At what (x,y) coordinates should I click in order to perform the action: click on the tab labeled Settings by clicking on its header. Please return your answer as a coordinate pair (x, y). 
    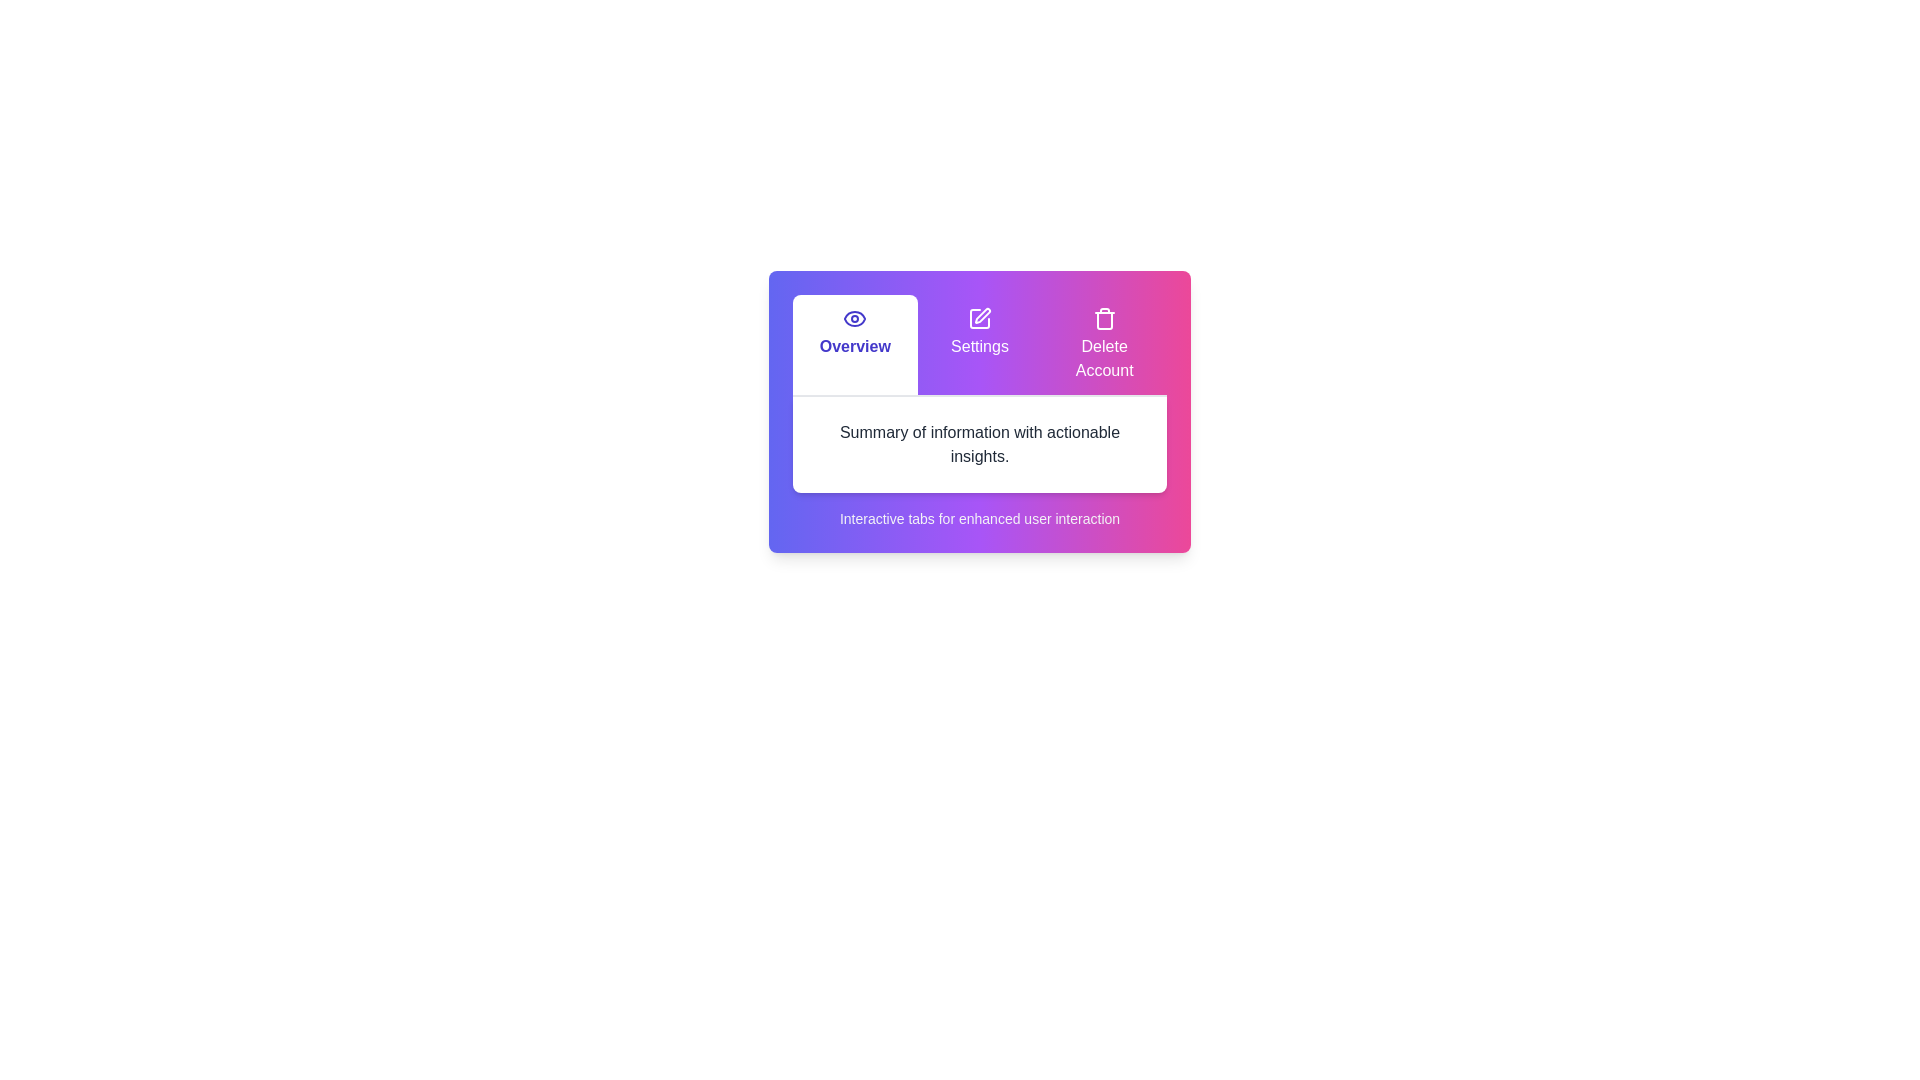
    Looking at the image, I should click on (979, 343).